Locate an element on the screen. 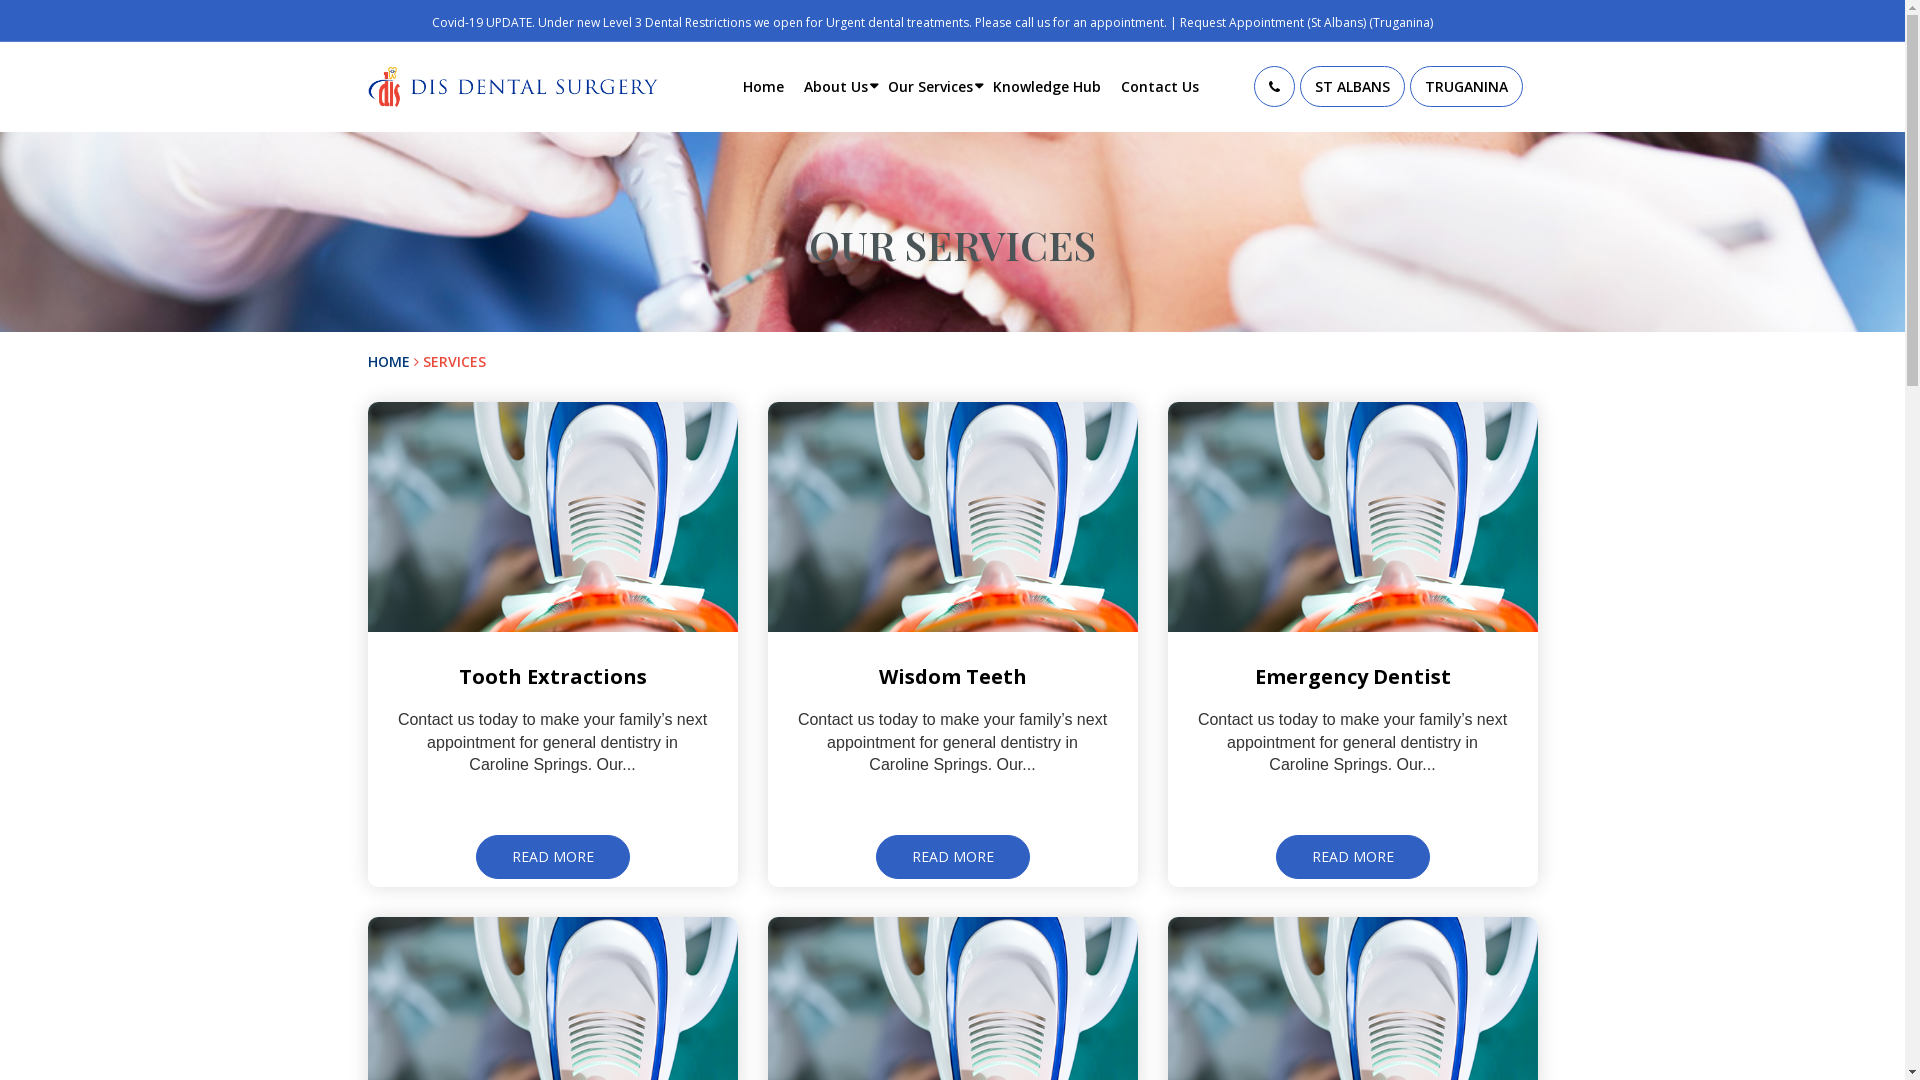  'Tooth Extractions' is located at coordinates (552, 675).